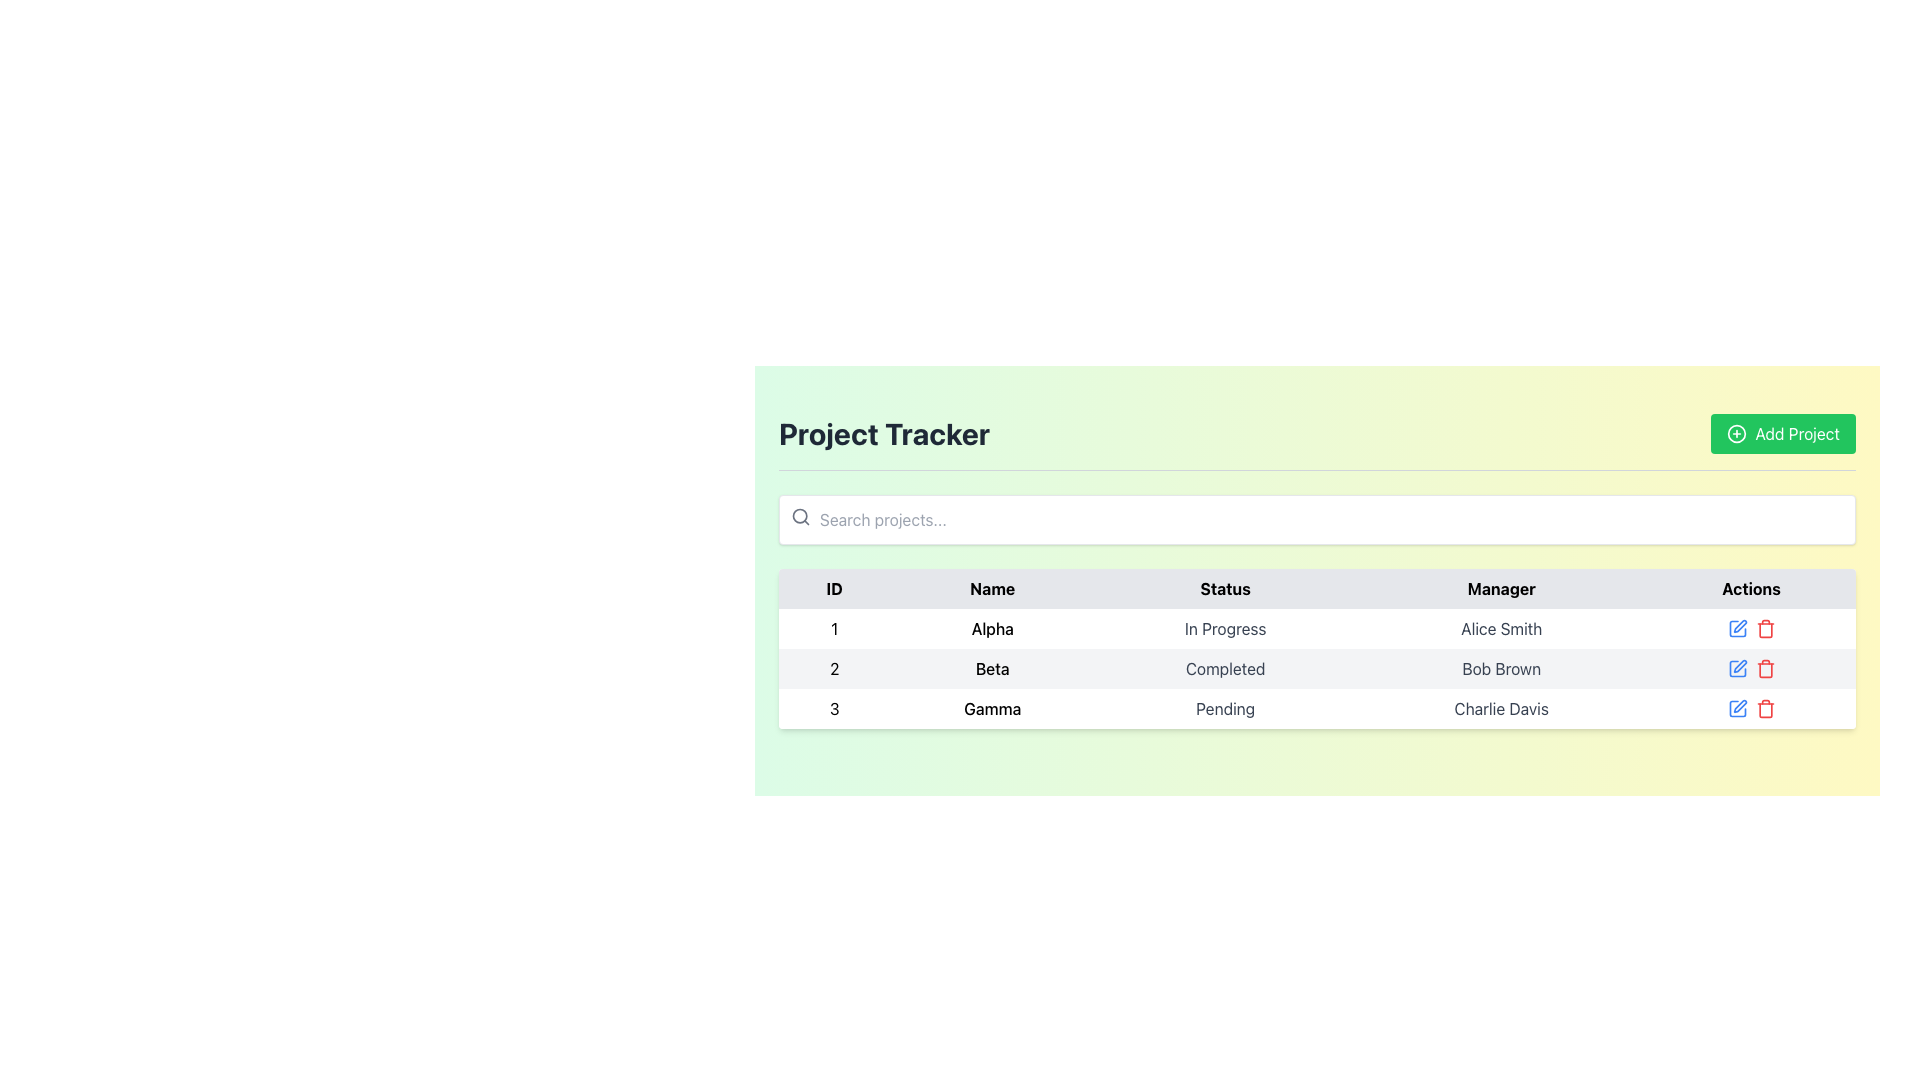  What do you see at coordinates (1736, 668) in the screenshot?
I see `the Interactive icon (Edit button) located in the Actions column of the project tracker table for Bob Brown` at bounding box center [1736, 668].